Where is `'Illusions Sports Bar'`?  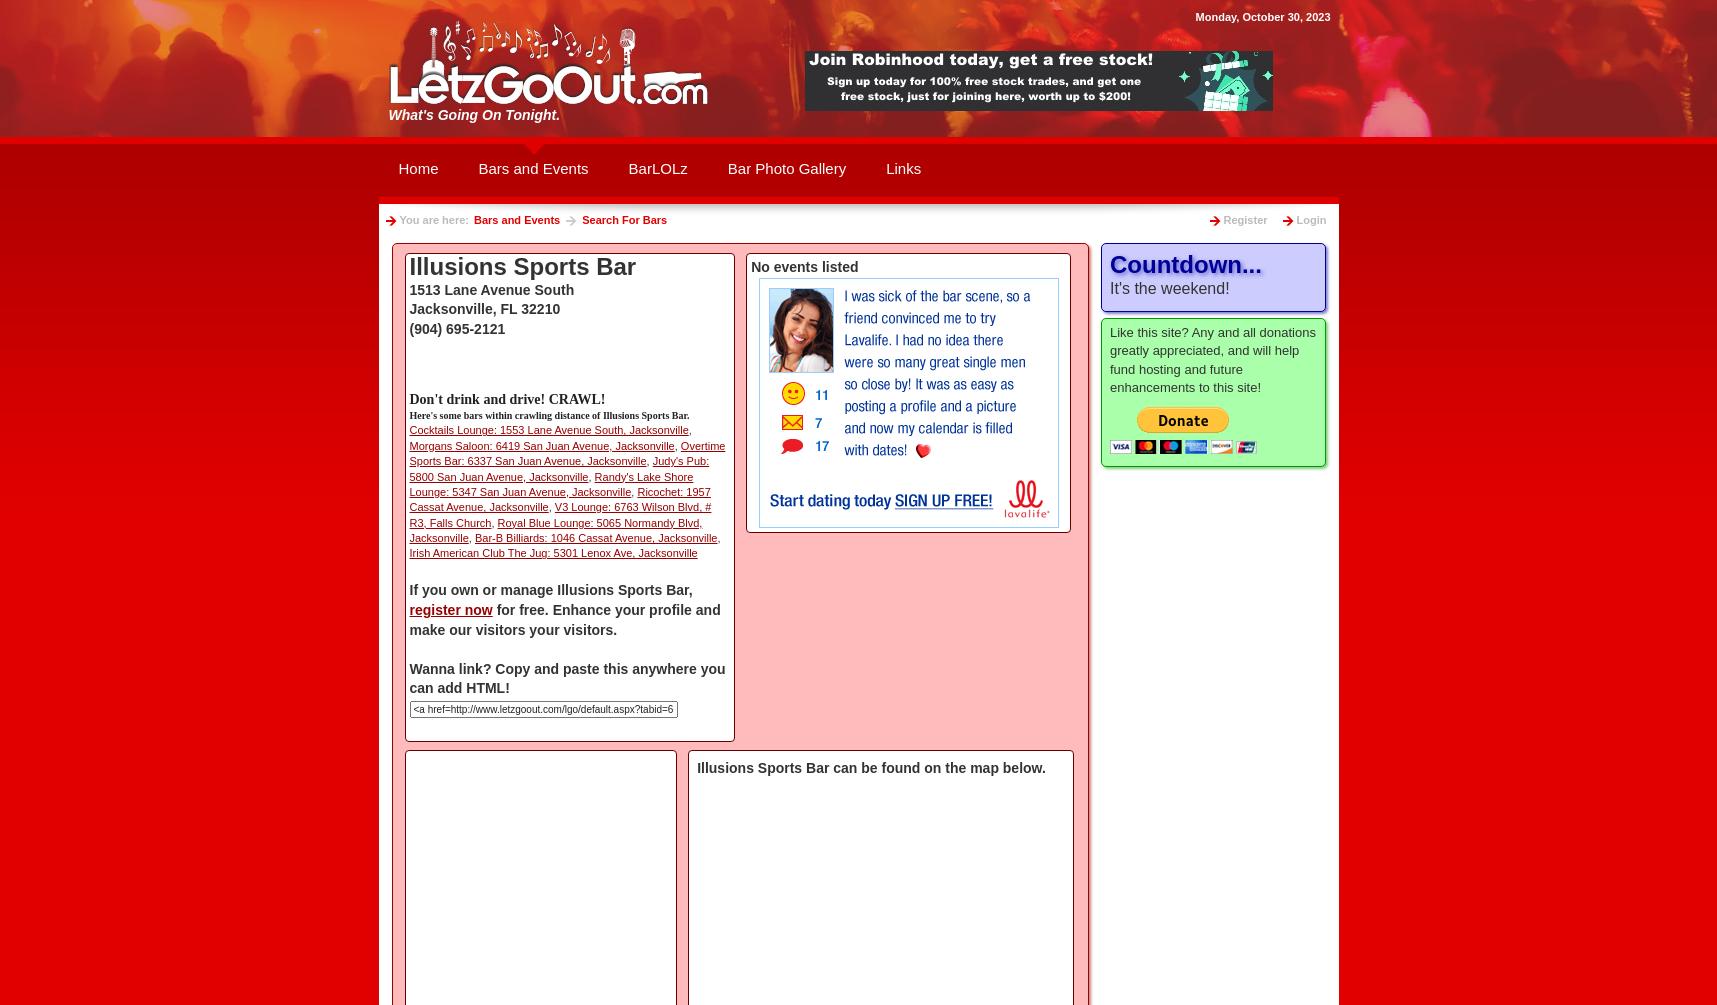 'Illusions Sports Bar' is located at coordinates (407, 265).